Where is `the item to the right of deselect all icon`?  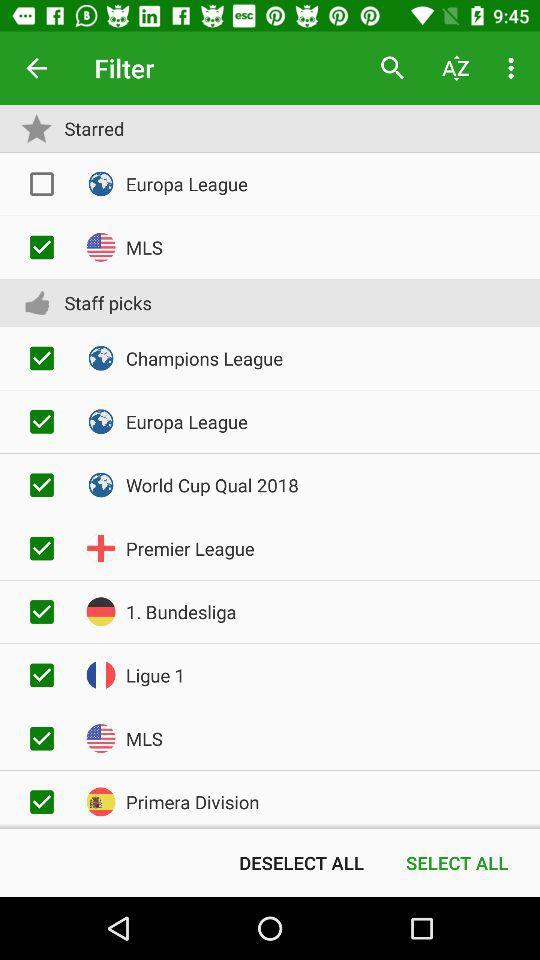
the item to the right of deselect all icon is located at coordinates (457, 861).